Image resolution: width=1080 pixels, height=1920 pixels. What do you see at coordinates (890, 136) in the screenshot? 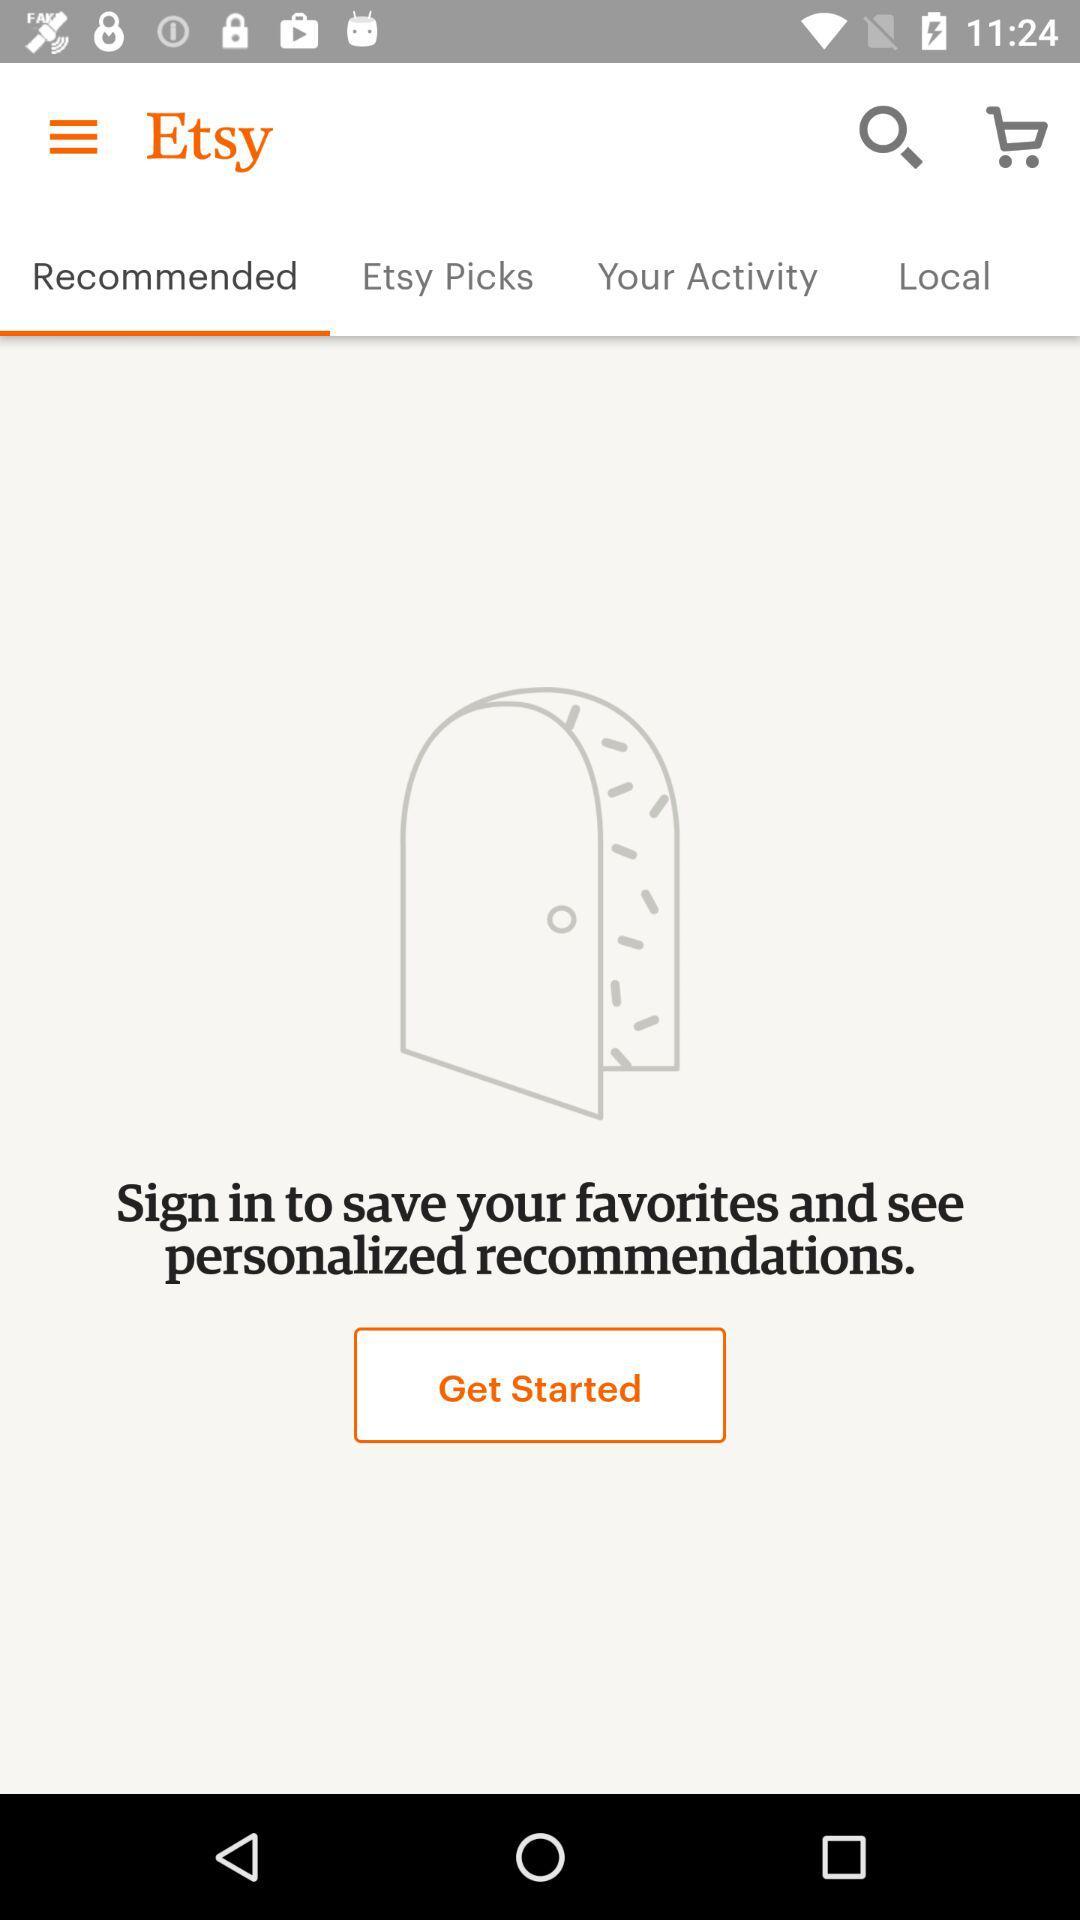
I see `the search icon` at bounding box center [890, 136].